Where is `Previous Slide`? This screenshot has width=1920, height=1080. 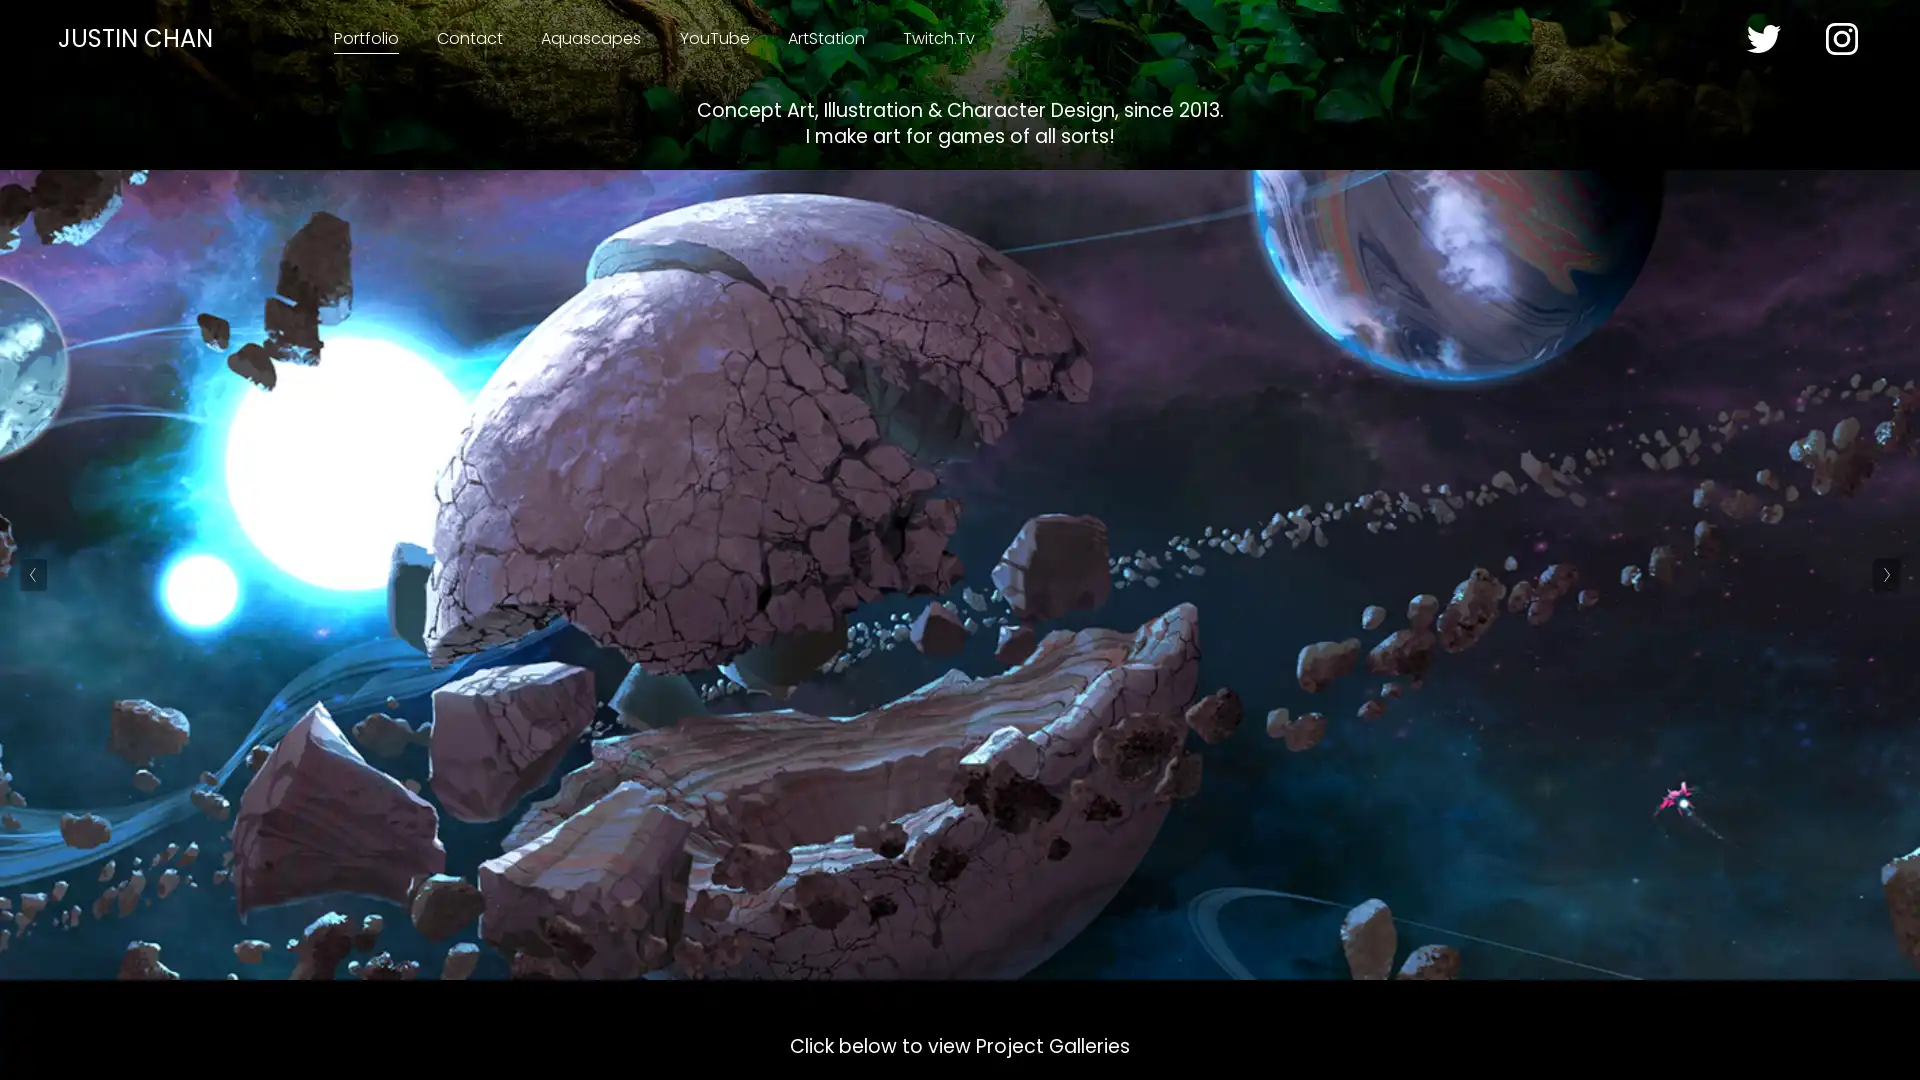
Previous Slide is located at coordinates (33, 574).